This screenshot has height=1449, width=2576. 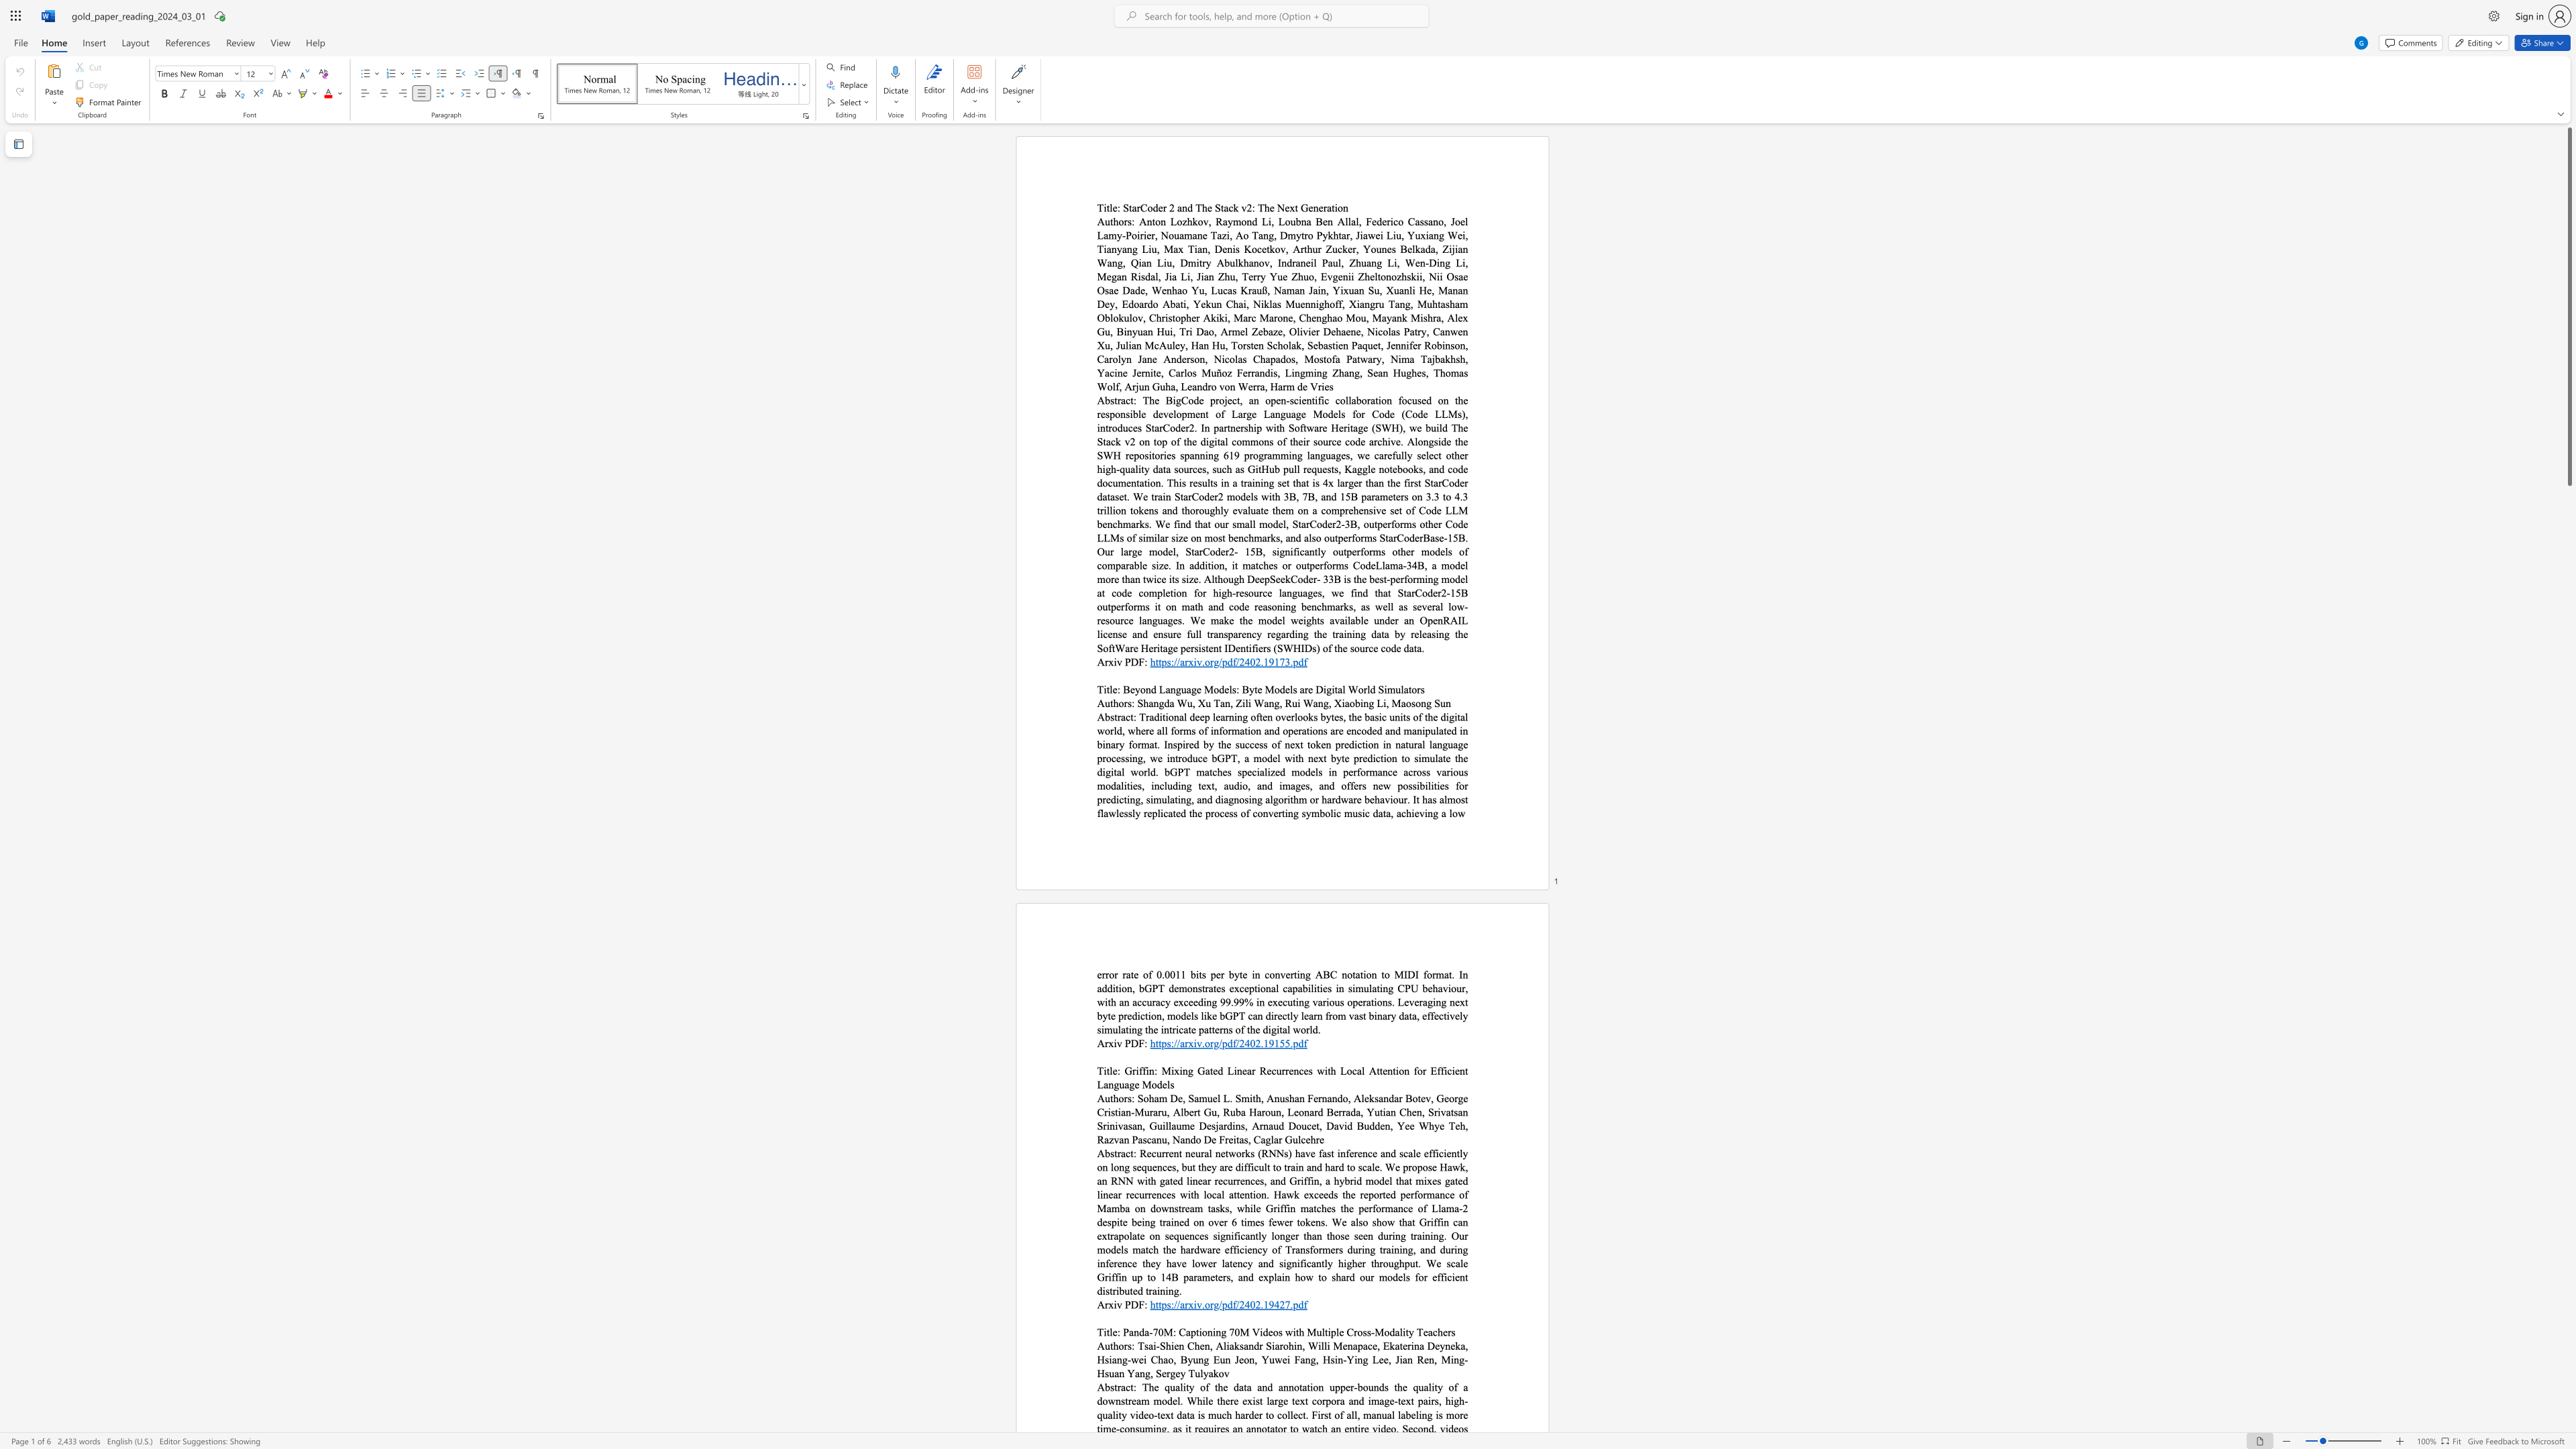 What do you see at coordinates (2568, 656) in the screenshot?
I see `the page's right scrollbar for downward movement` at bounding box center [2568, 656].